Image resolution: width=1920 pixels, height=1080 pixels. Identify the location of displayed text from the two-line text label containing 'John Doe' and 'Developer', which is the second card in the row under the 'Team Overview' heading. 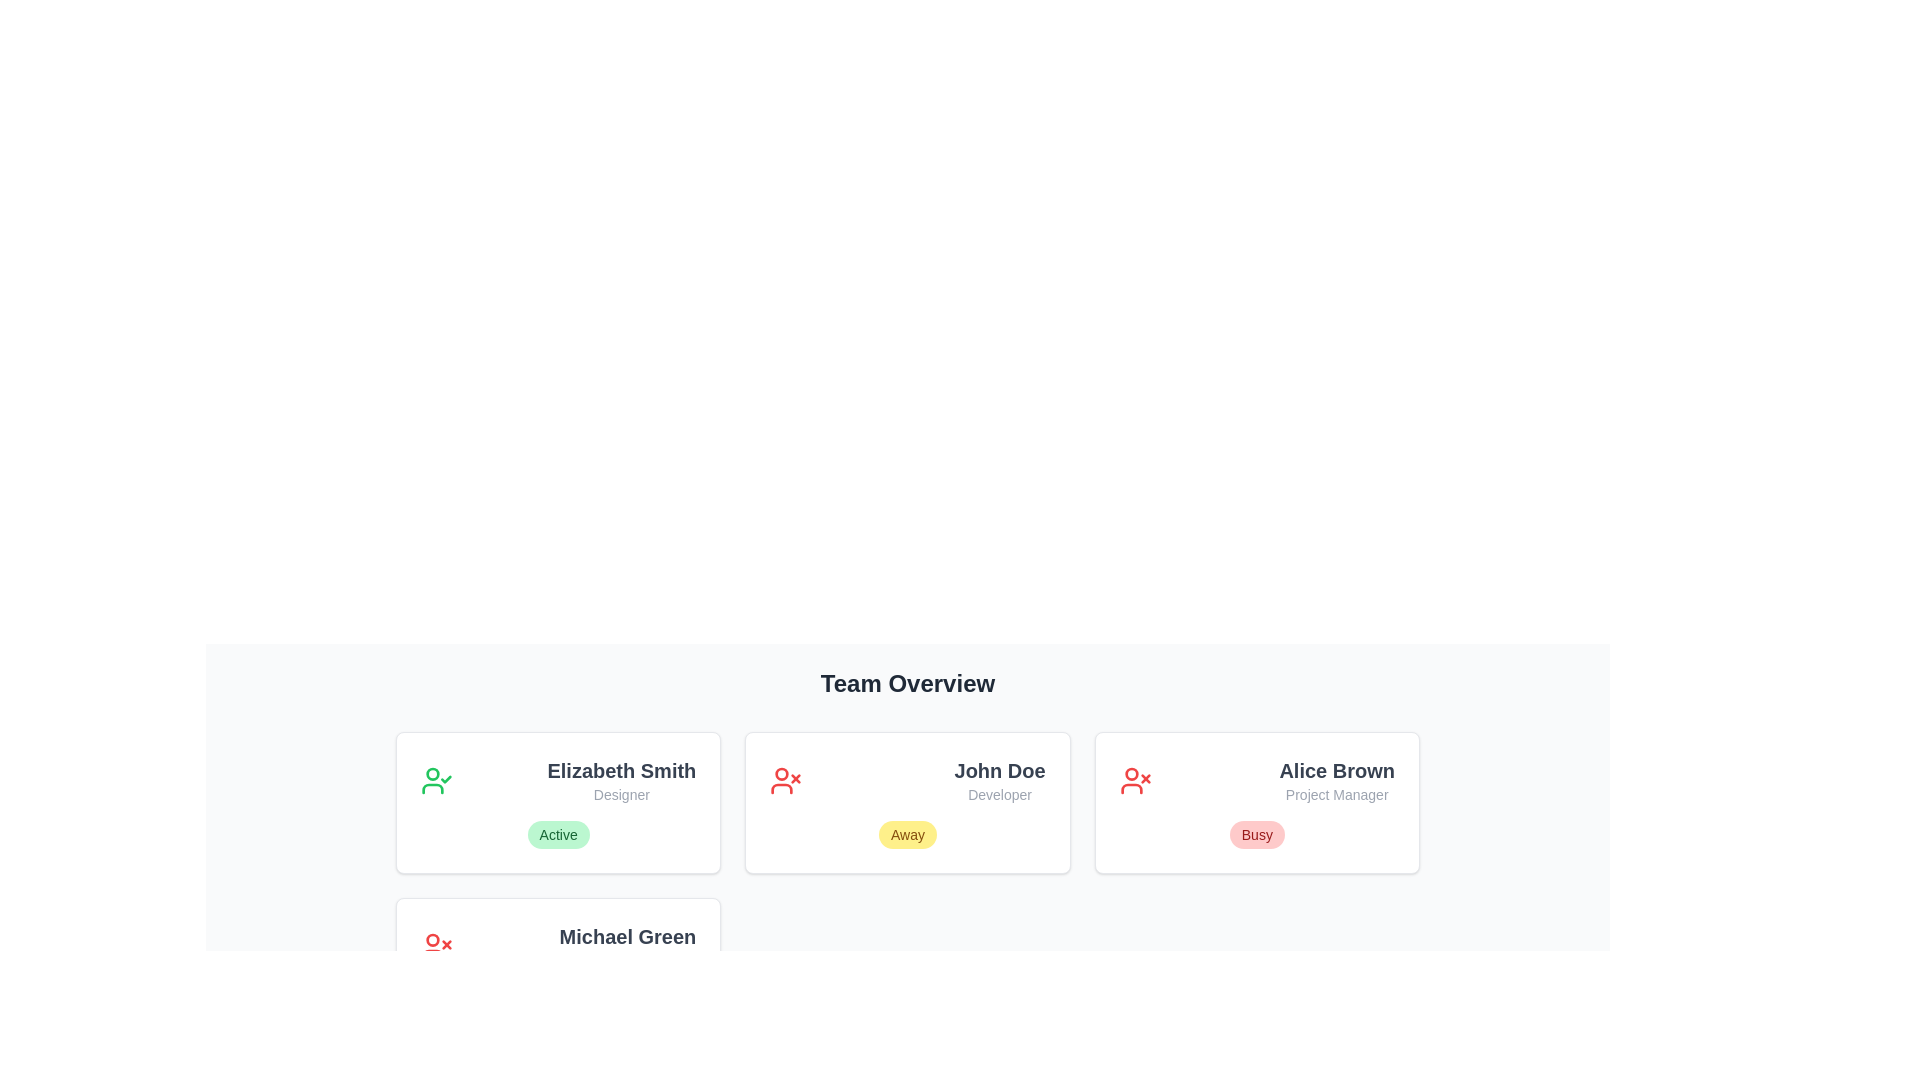
(1000, 779).